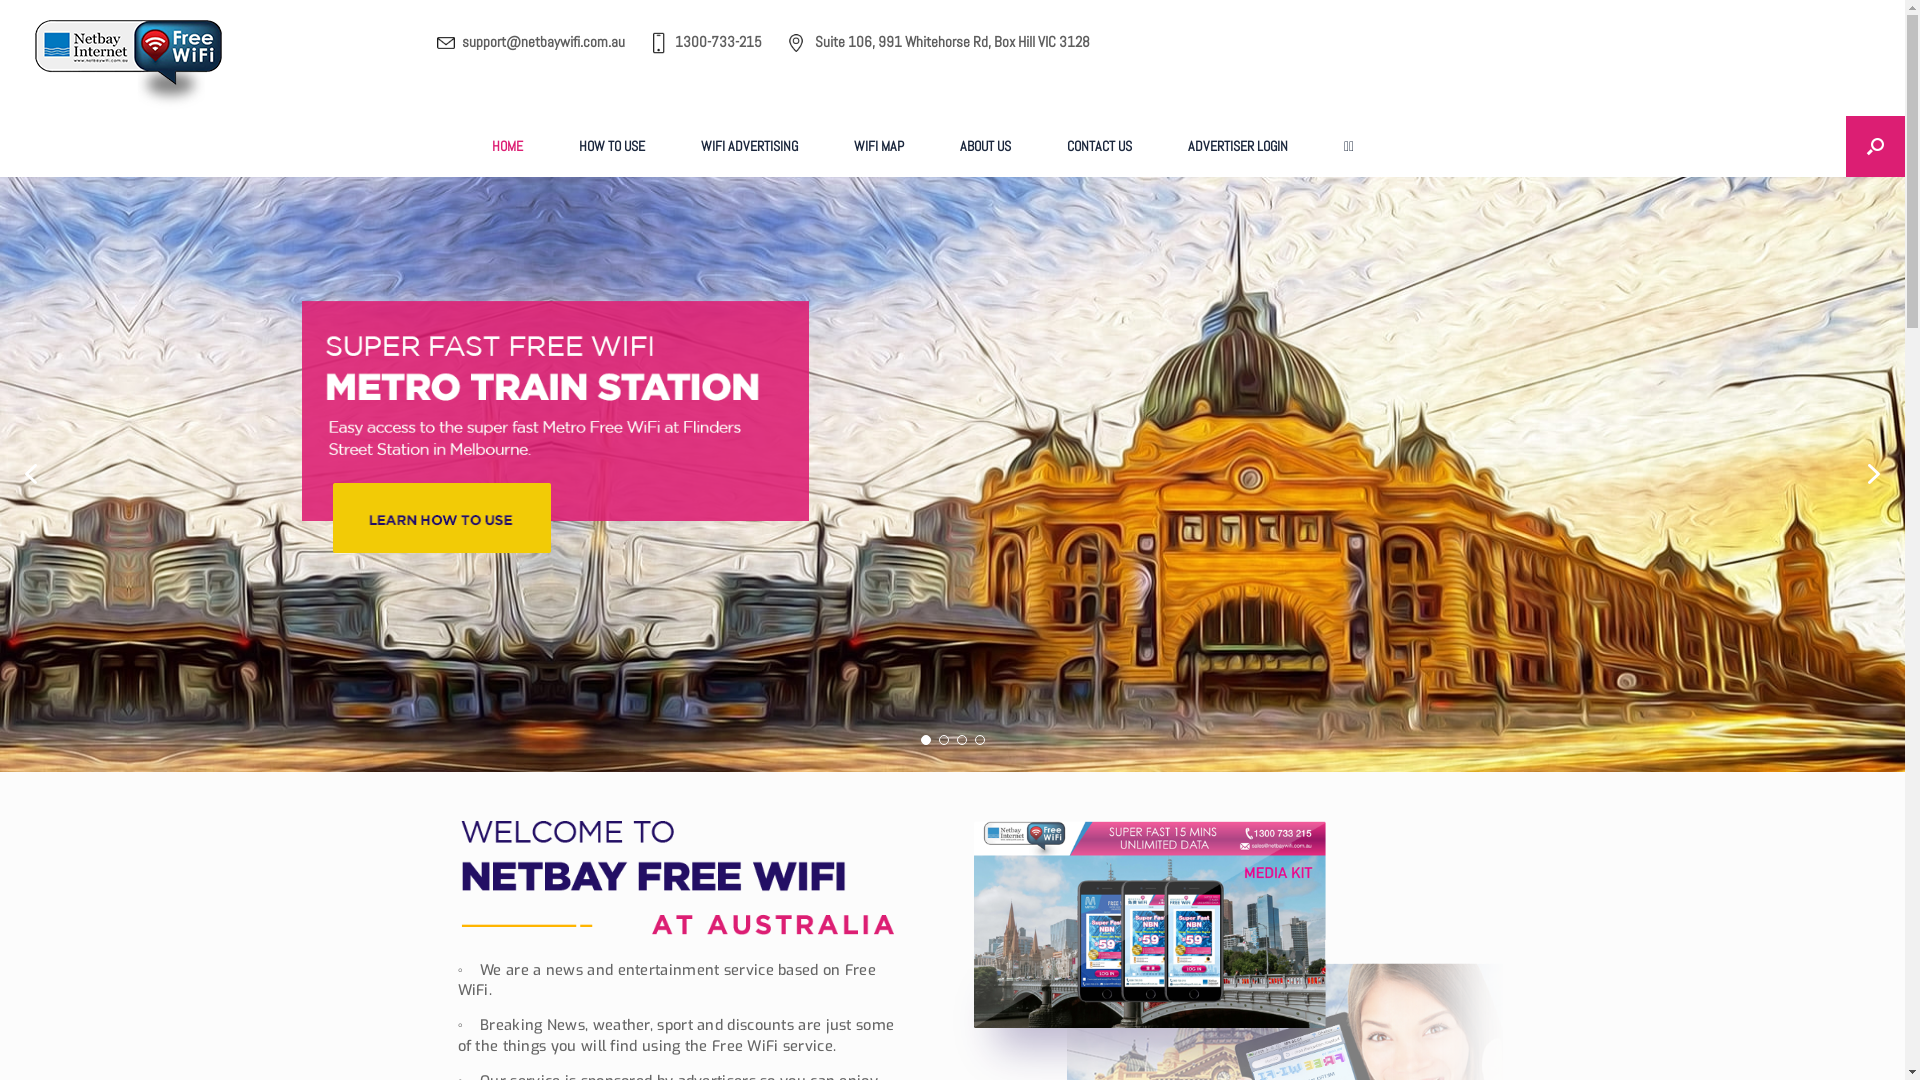 This screenshot has width=1920, height=1080. Describe the element at coordinates (1237, 145) in the screenshot. I see `'ADVERTISER LOGIN'` at that location.